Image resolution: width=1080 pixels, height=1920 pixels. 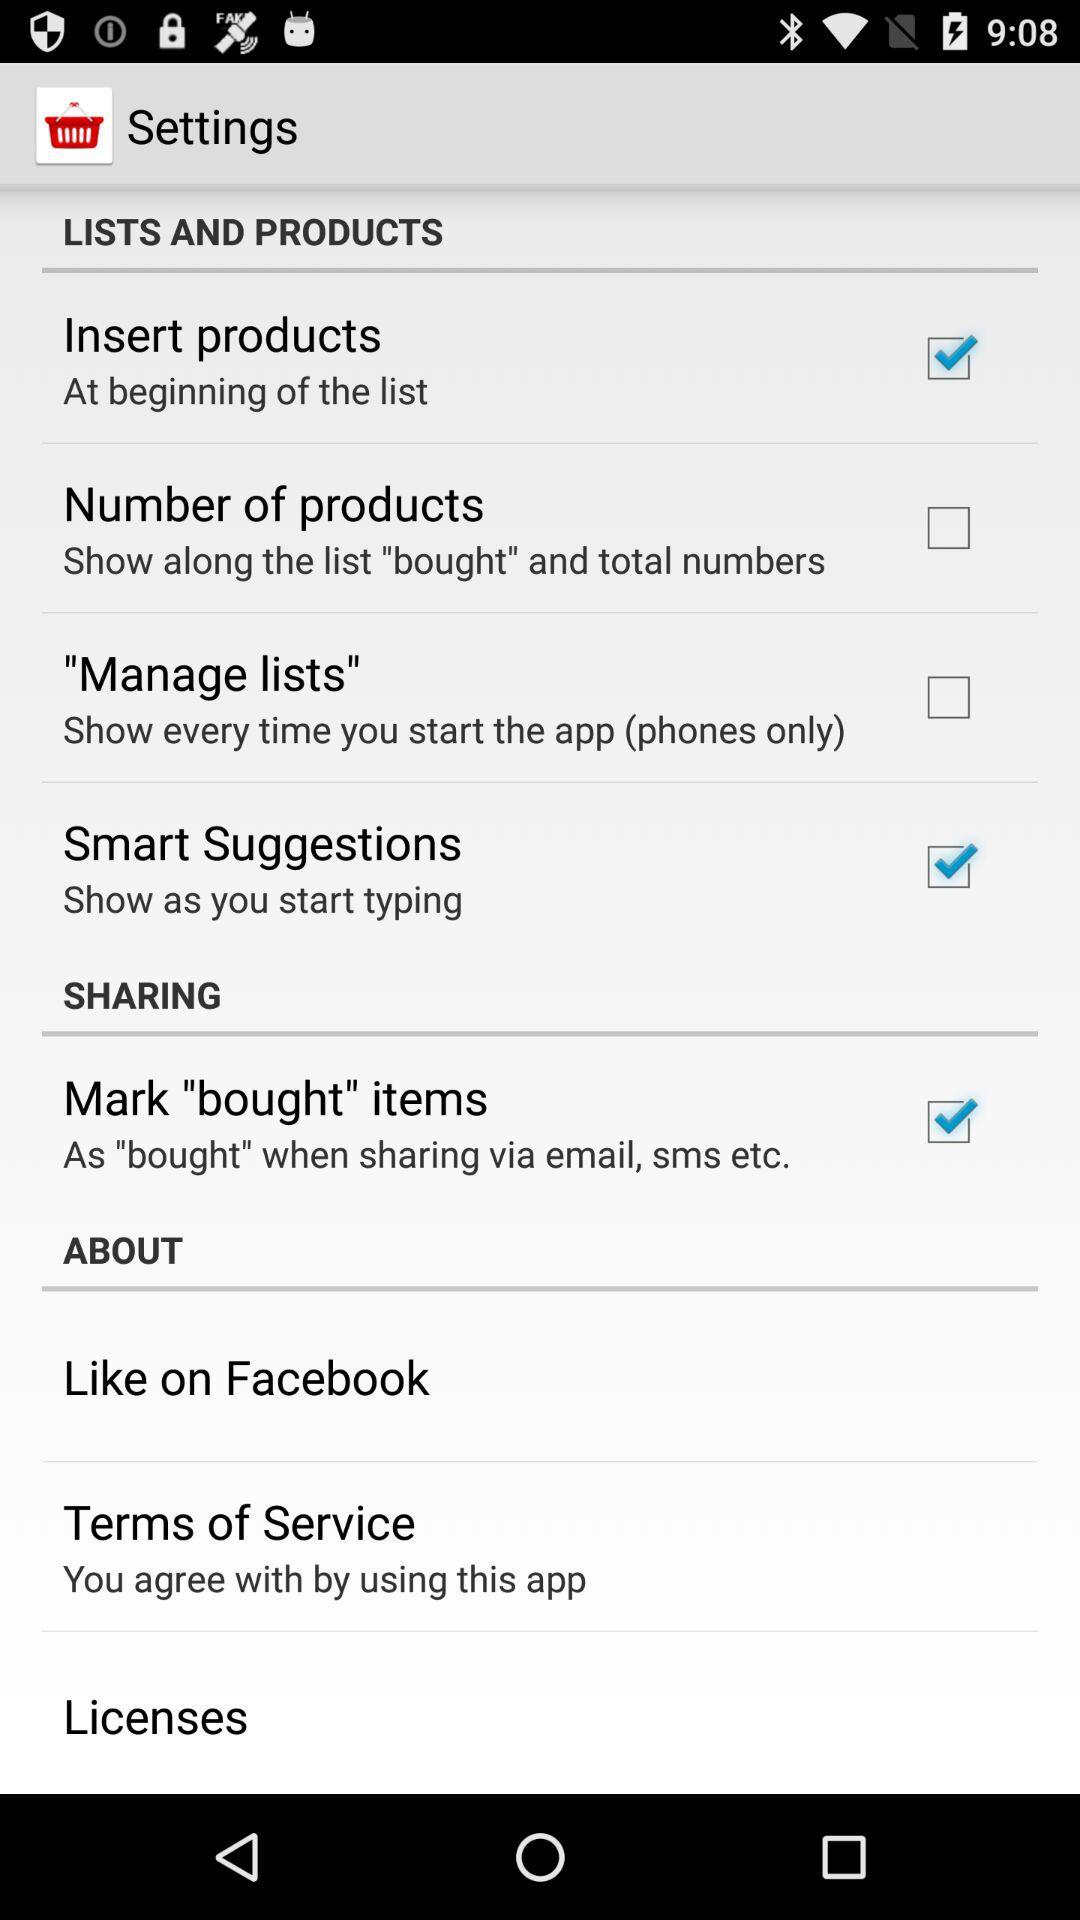 I want to click on you agree with item, so click(x=323, y=1577).